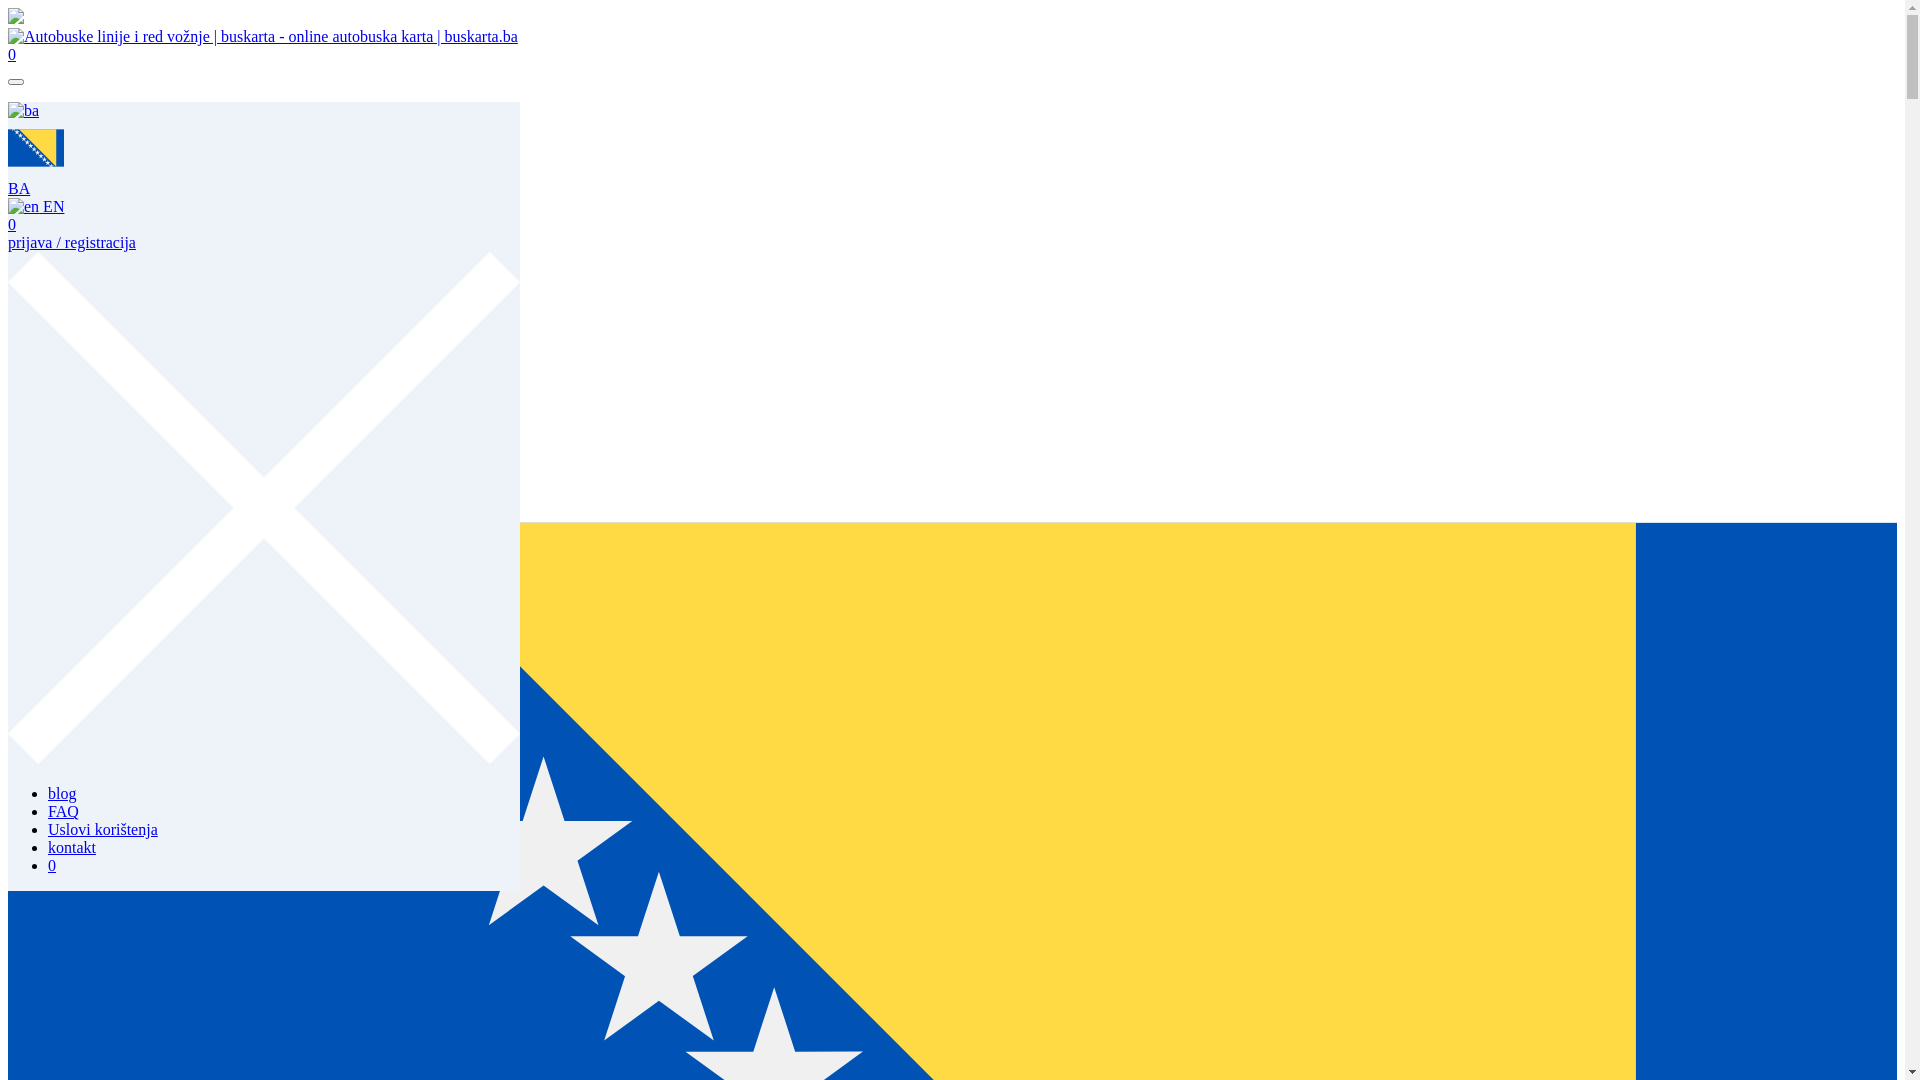  Describe the element at coordinates (23, 111) in the screenshot. I see `'ba'` at that location.